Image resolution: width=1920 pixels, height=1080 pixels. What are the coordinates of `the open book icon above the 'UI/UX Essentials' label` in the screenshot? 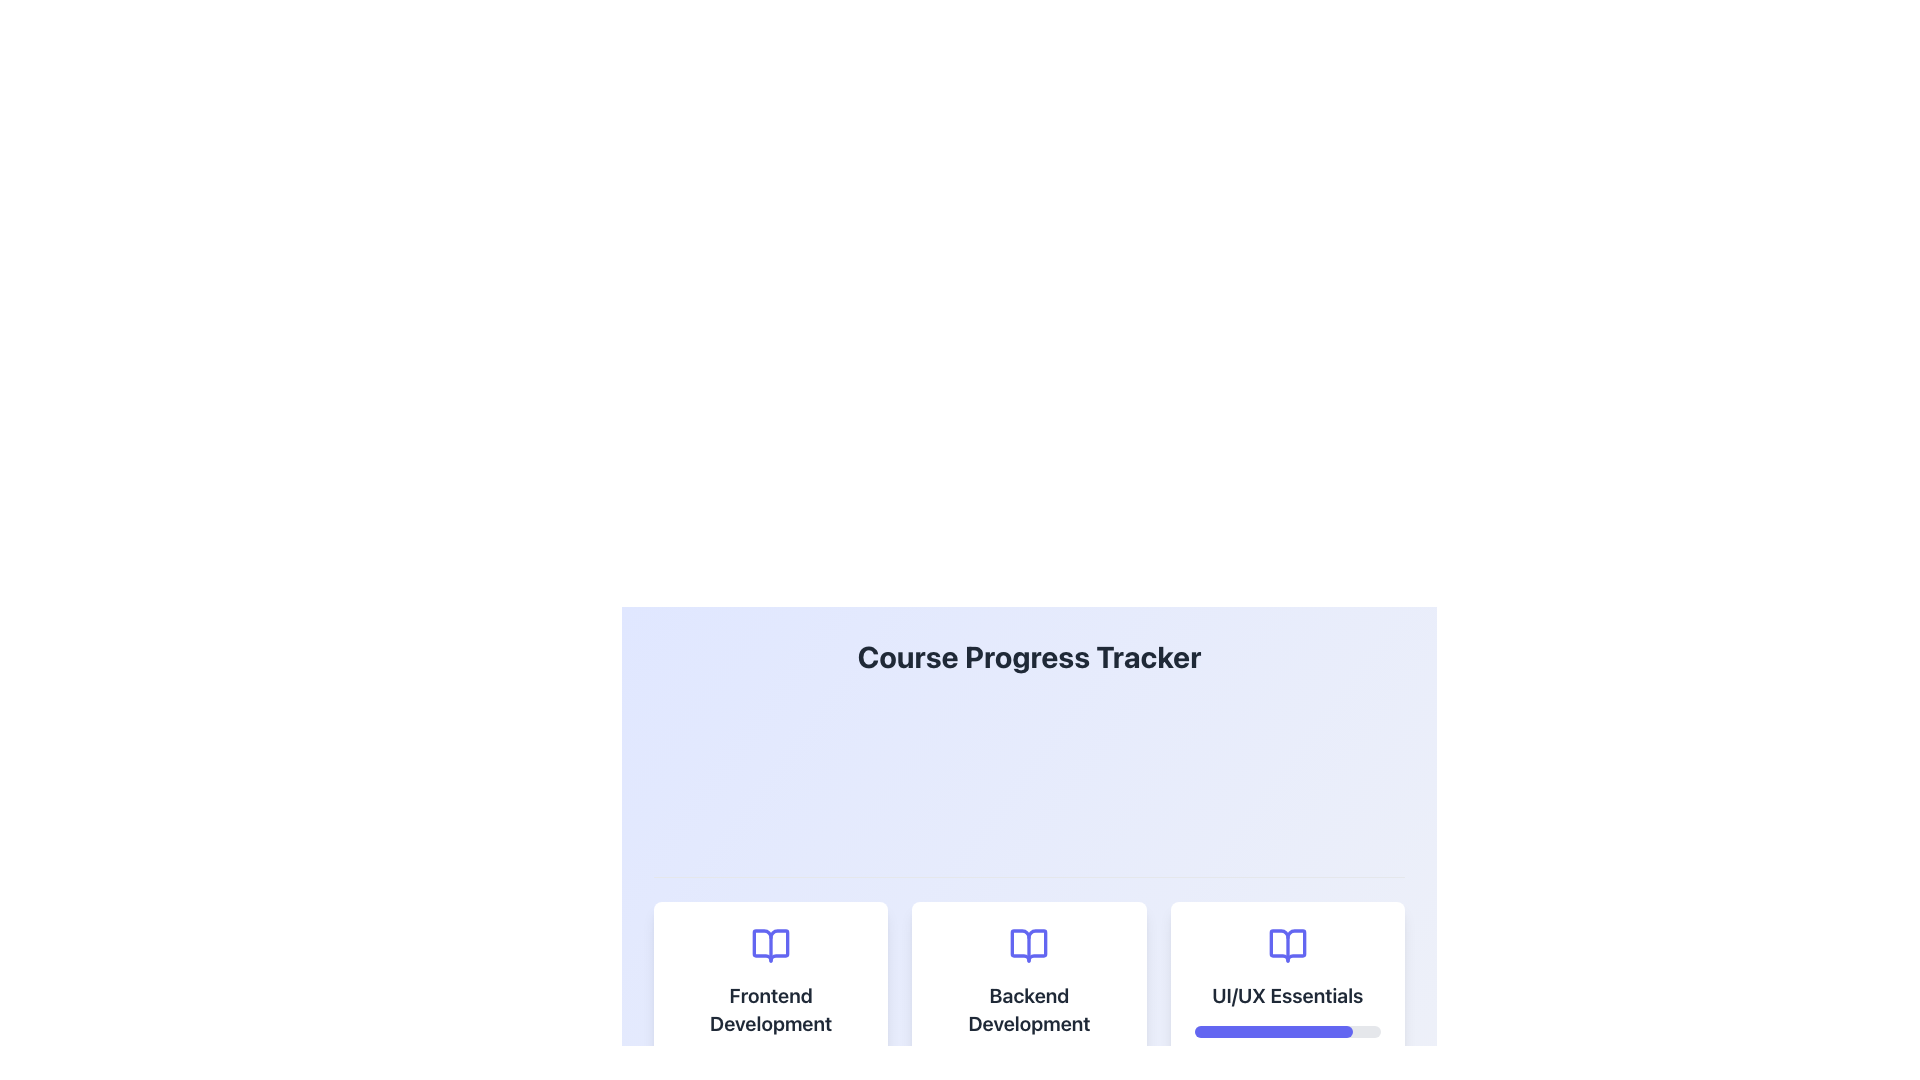 It's located at (1287, 945).